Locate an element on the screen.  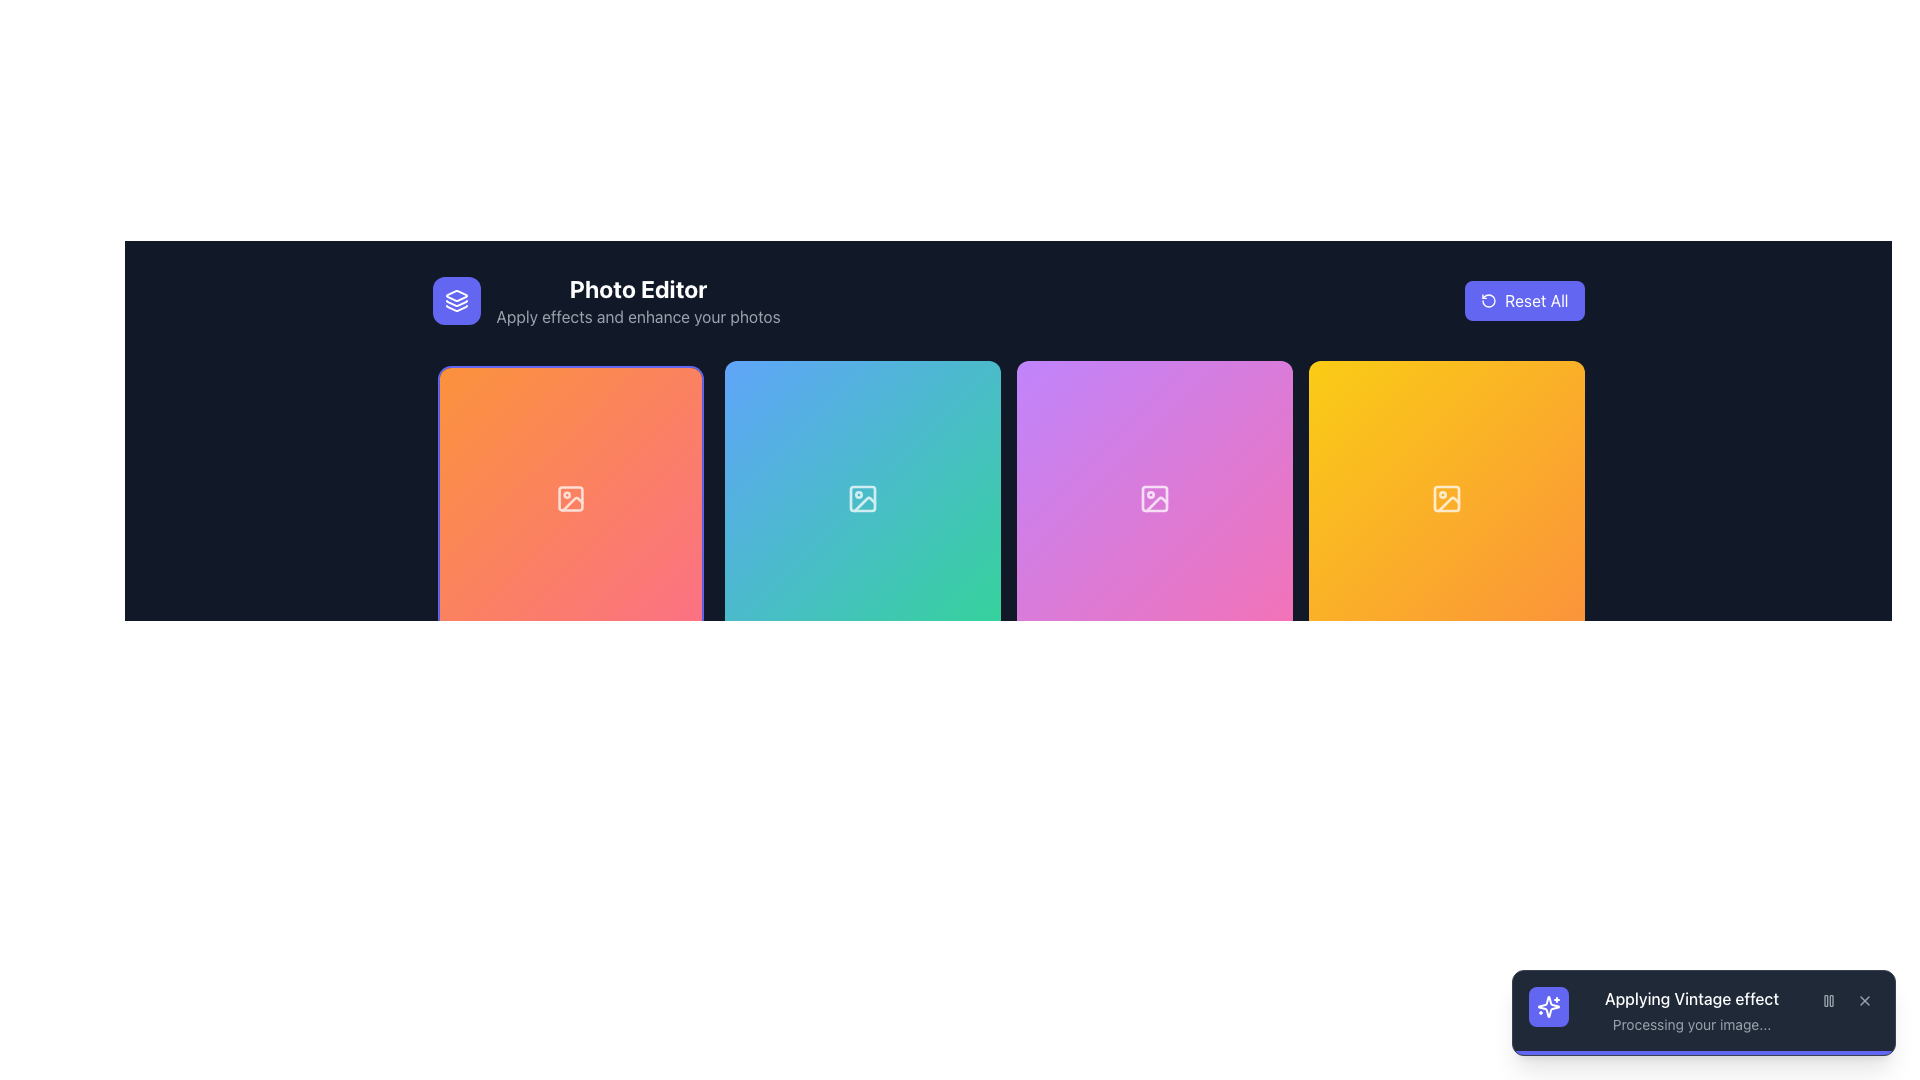
the graphical element located in the bottom-right corner of the second card, which is part of a set of four cards displayed in a row is located at coordinates (862, 497).